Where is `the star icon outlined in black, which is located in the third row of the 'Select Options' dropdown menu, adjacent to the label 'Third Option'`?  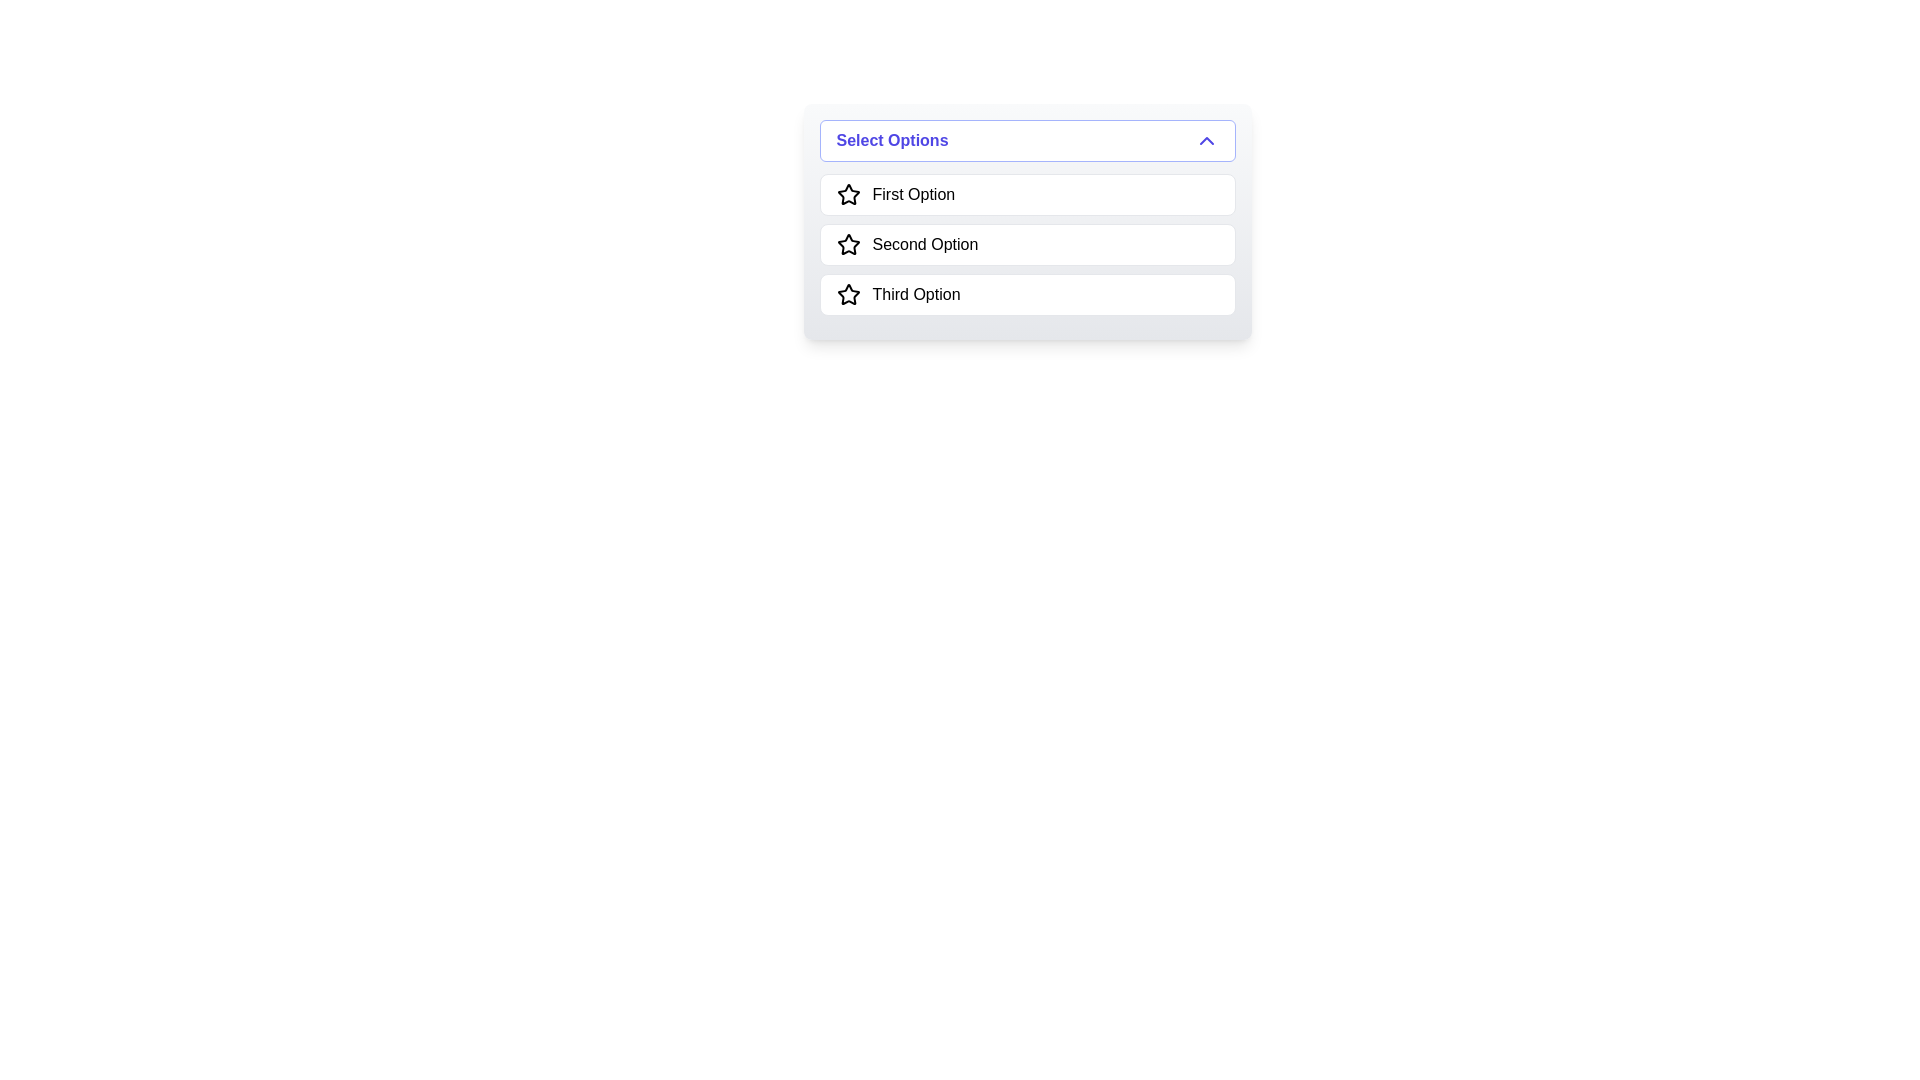 the star icon outlined in black, which is located in the third row of the 'Select Options' dropdown menu, adjacent to the label 'Third Option' is located at coordinates (848, 294).